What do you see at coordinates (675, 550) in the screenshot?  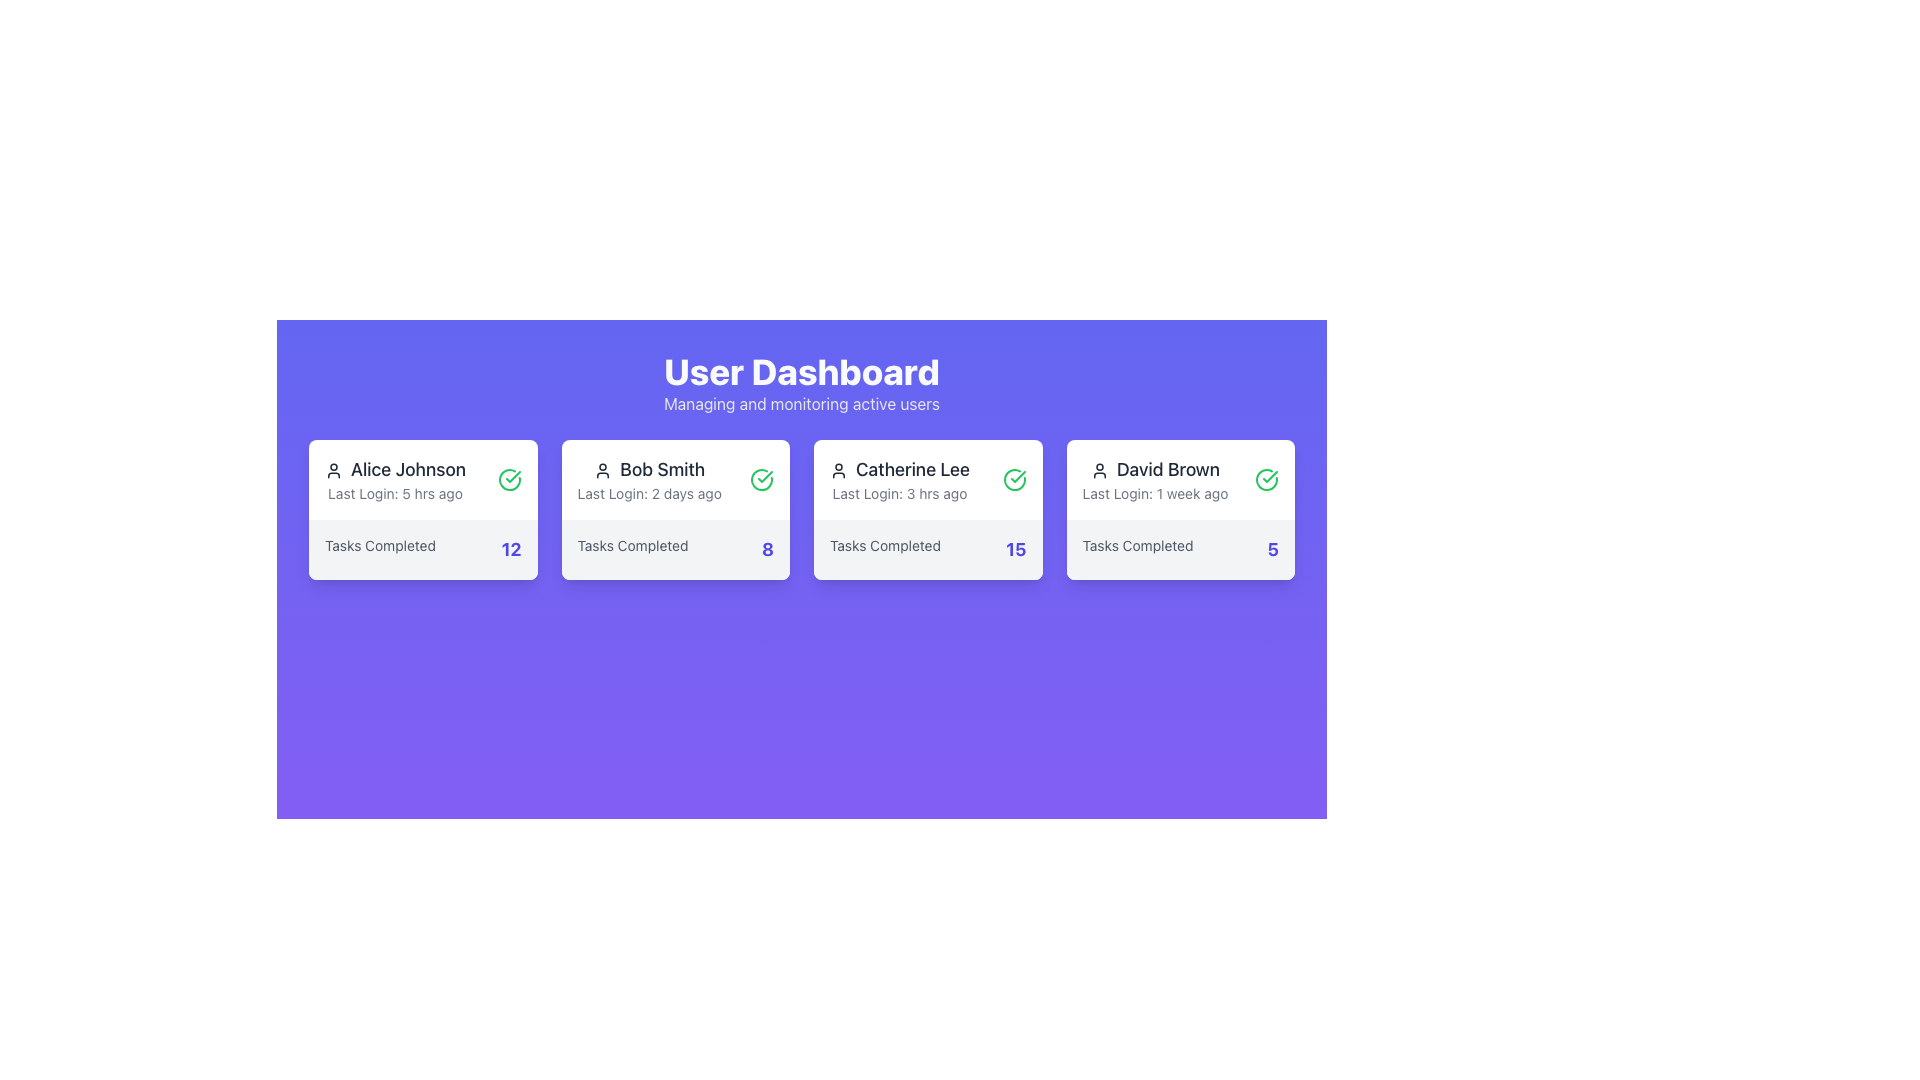 I see `text display indicating the number of tasks completed by user 'Bob Smith', which shows '8', located at the bottom of the card under 'Last Login: 2 days ago'` at bounding box center [675, 550].